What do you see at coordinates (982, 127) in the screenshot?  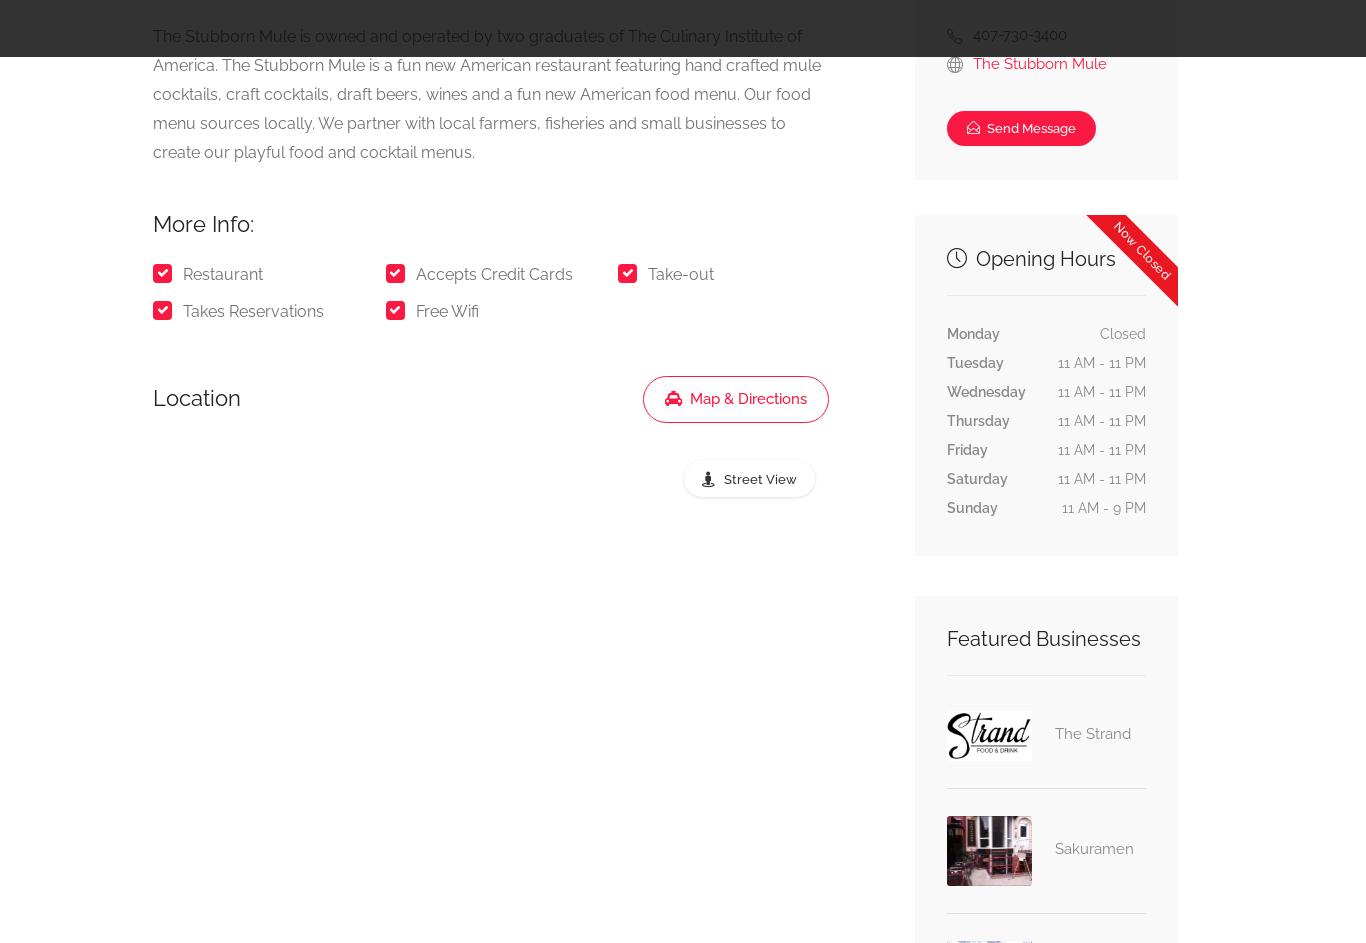 I see `'Send Message'` at bounding box center [982, 127].